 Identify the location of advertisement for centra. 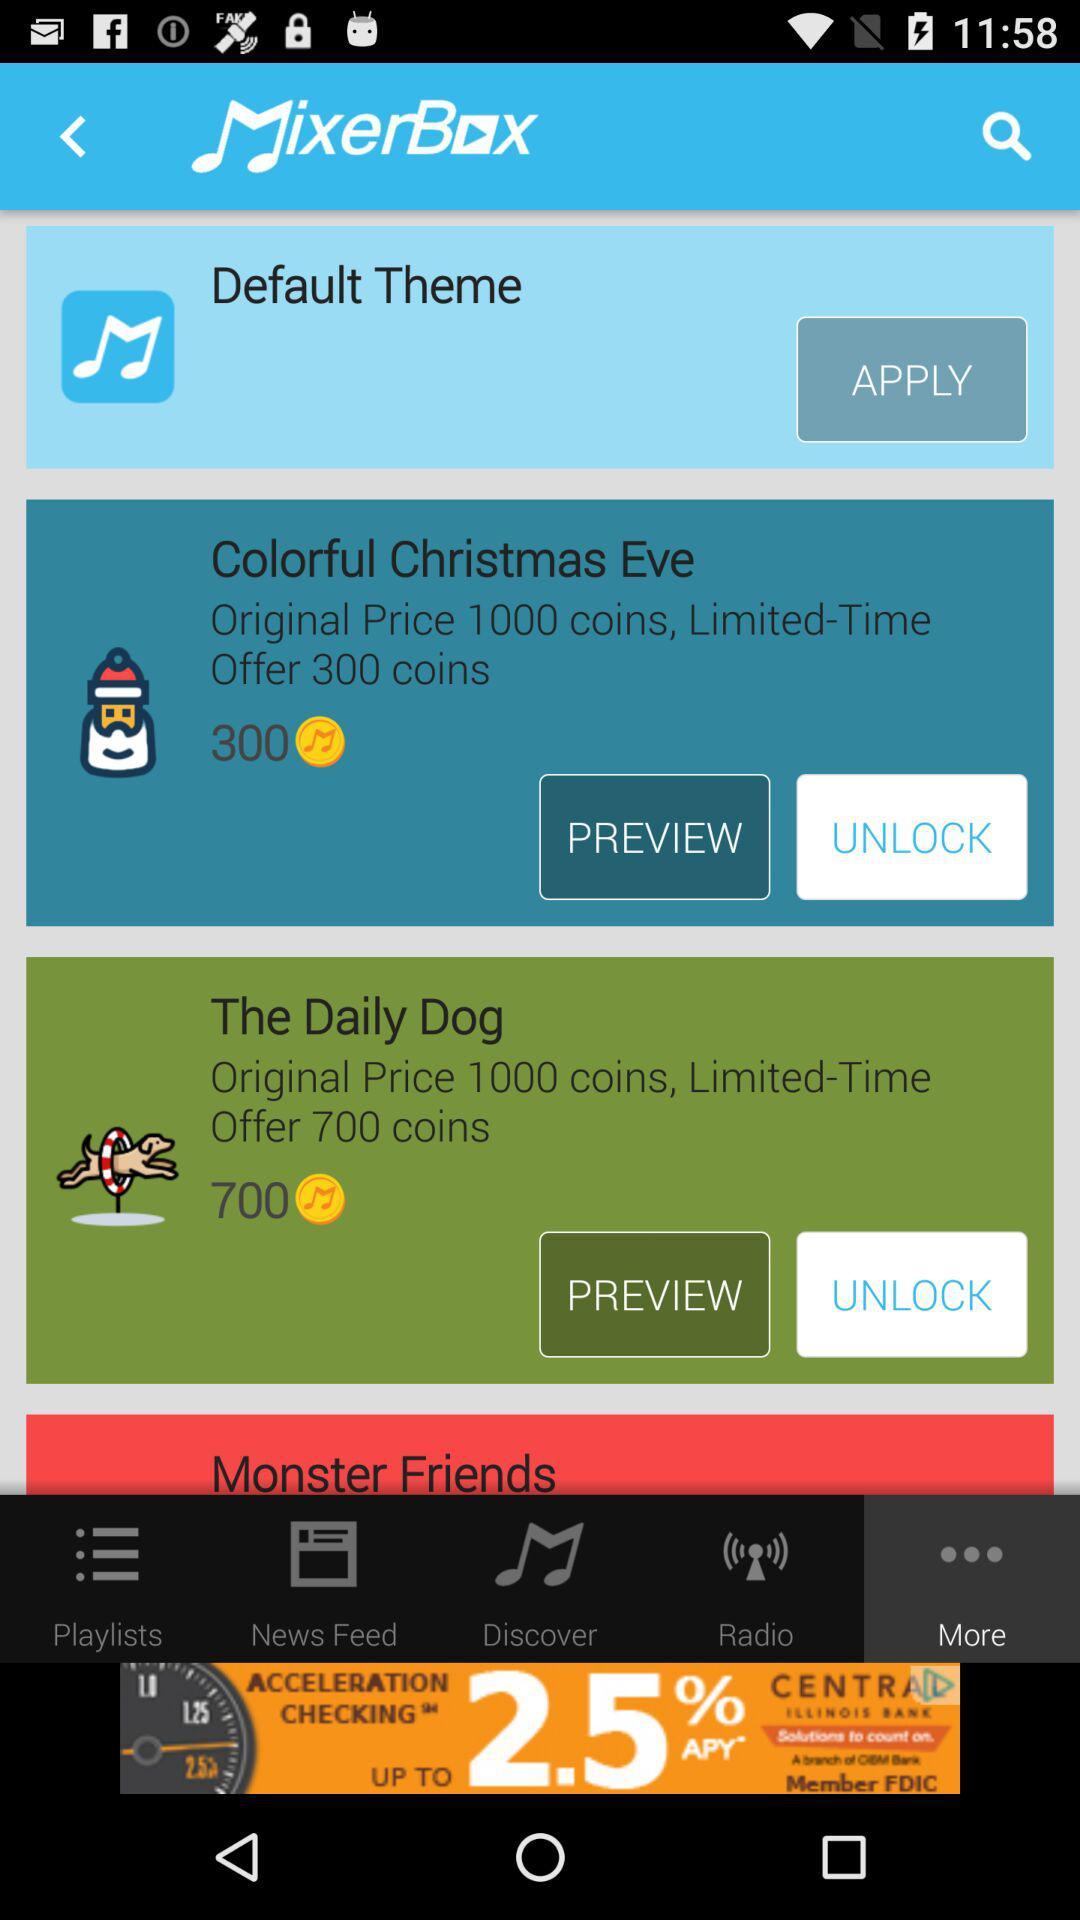
(540, 1727).